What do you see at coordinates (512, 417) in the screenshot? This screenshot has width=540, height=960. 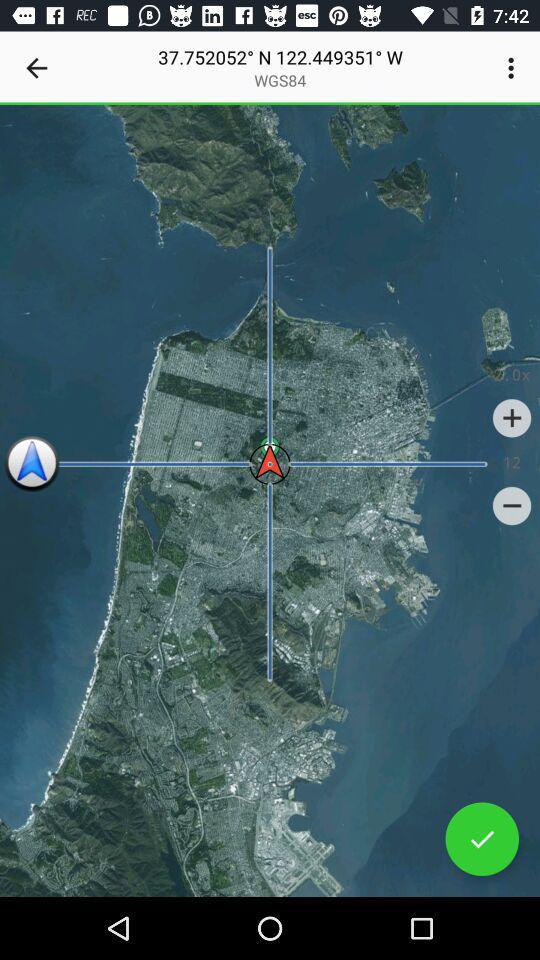 I see `icon above 12` at bounding box center [512, 417].